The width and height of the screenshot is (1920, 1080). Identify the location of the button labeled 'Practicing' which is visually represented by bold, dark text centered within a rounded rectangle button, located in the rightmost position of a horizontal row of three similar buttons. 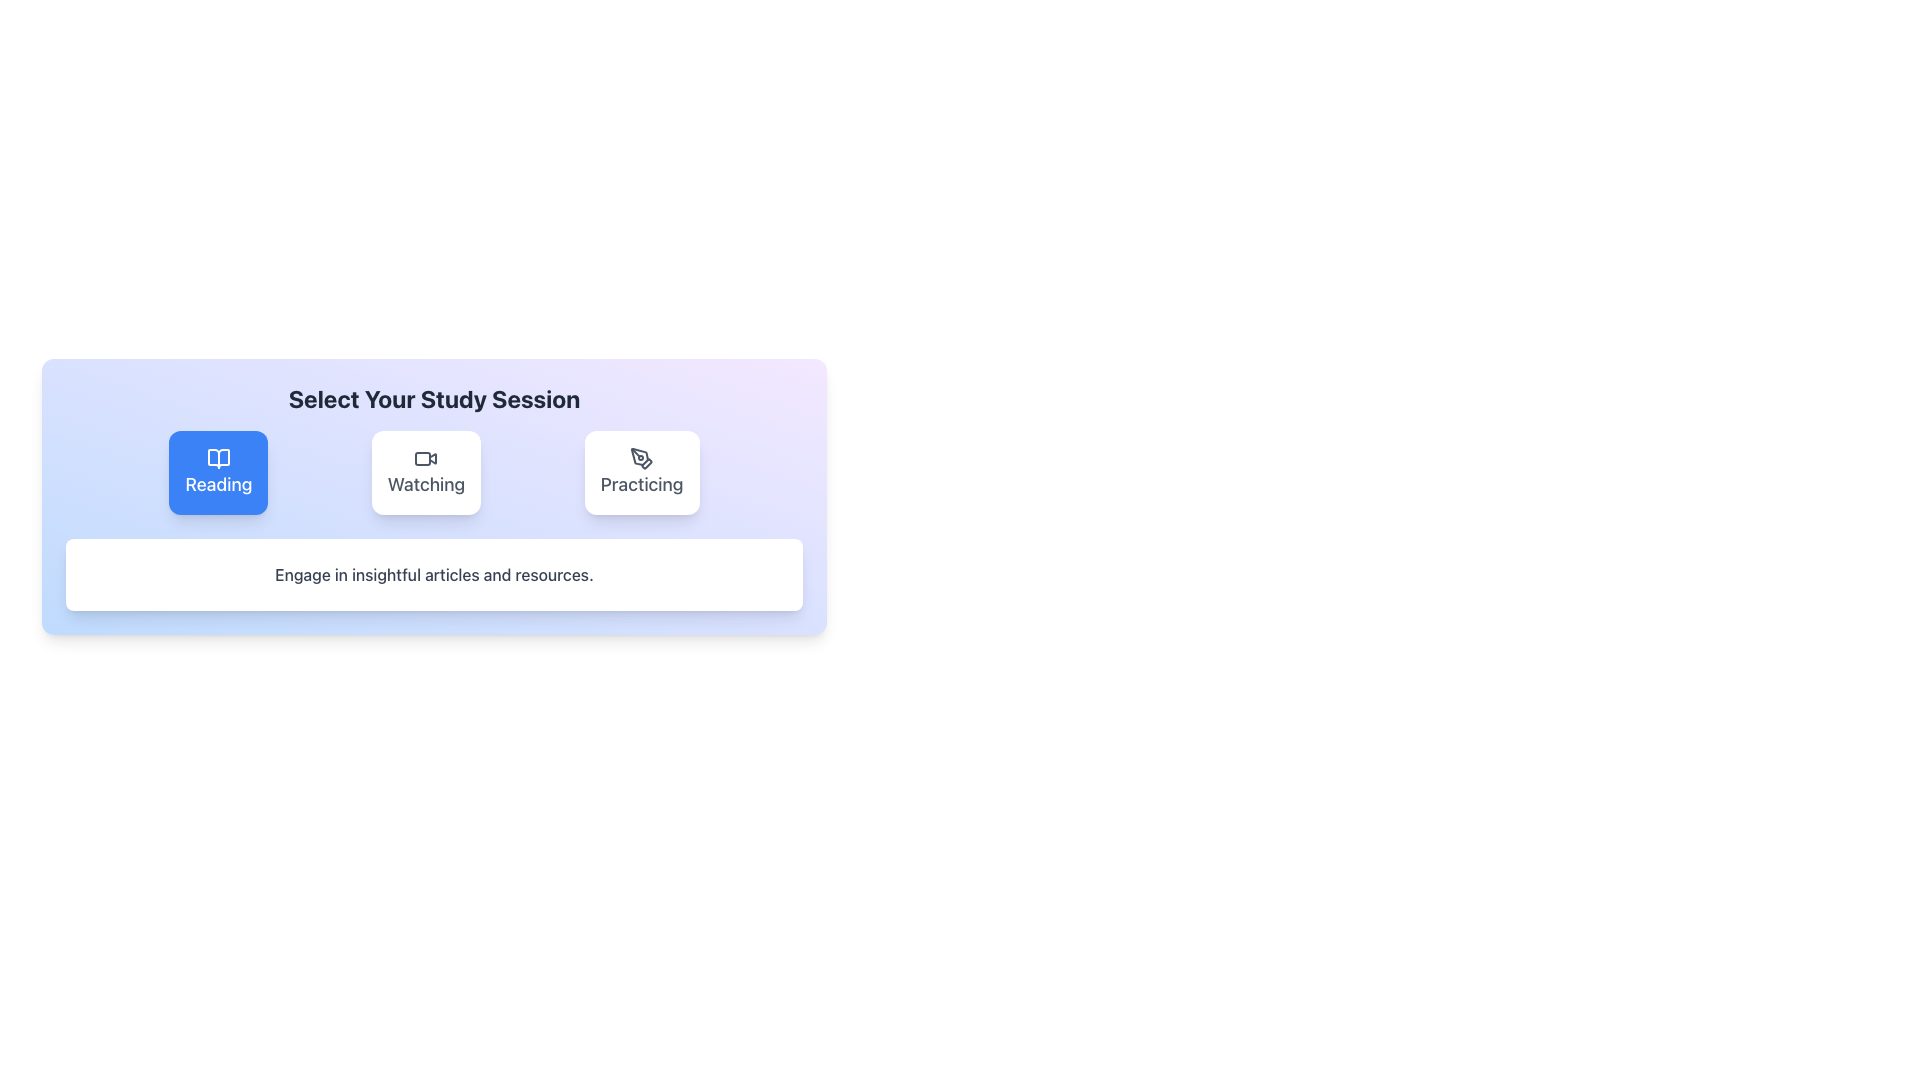
(642, 485).